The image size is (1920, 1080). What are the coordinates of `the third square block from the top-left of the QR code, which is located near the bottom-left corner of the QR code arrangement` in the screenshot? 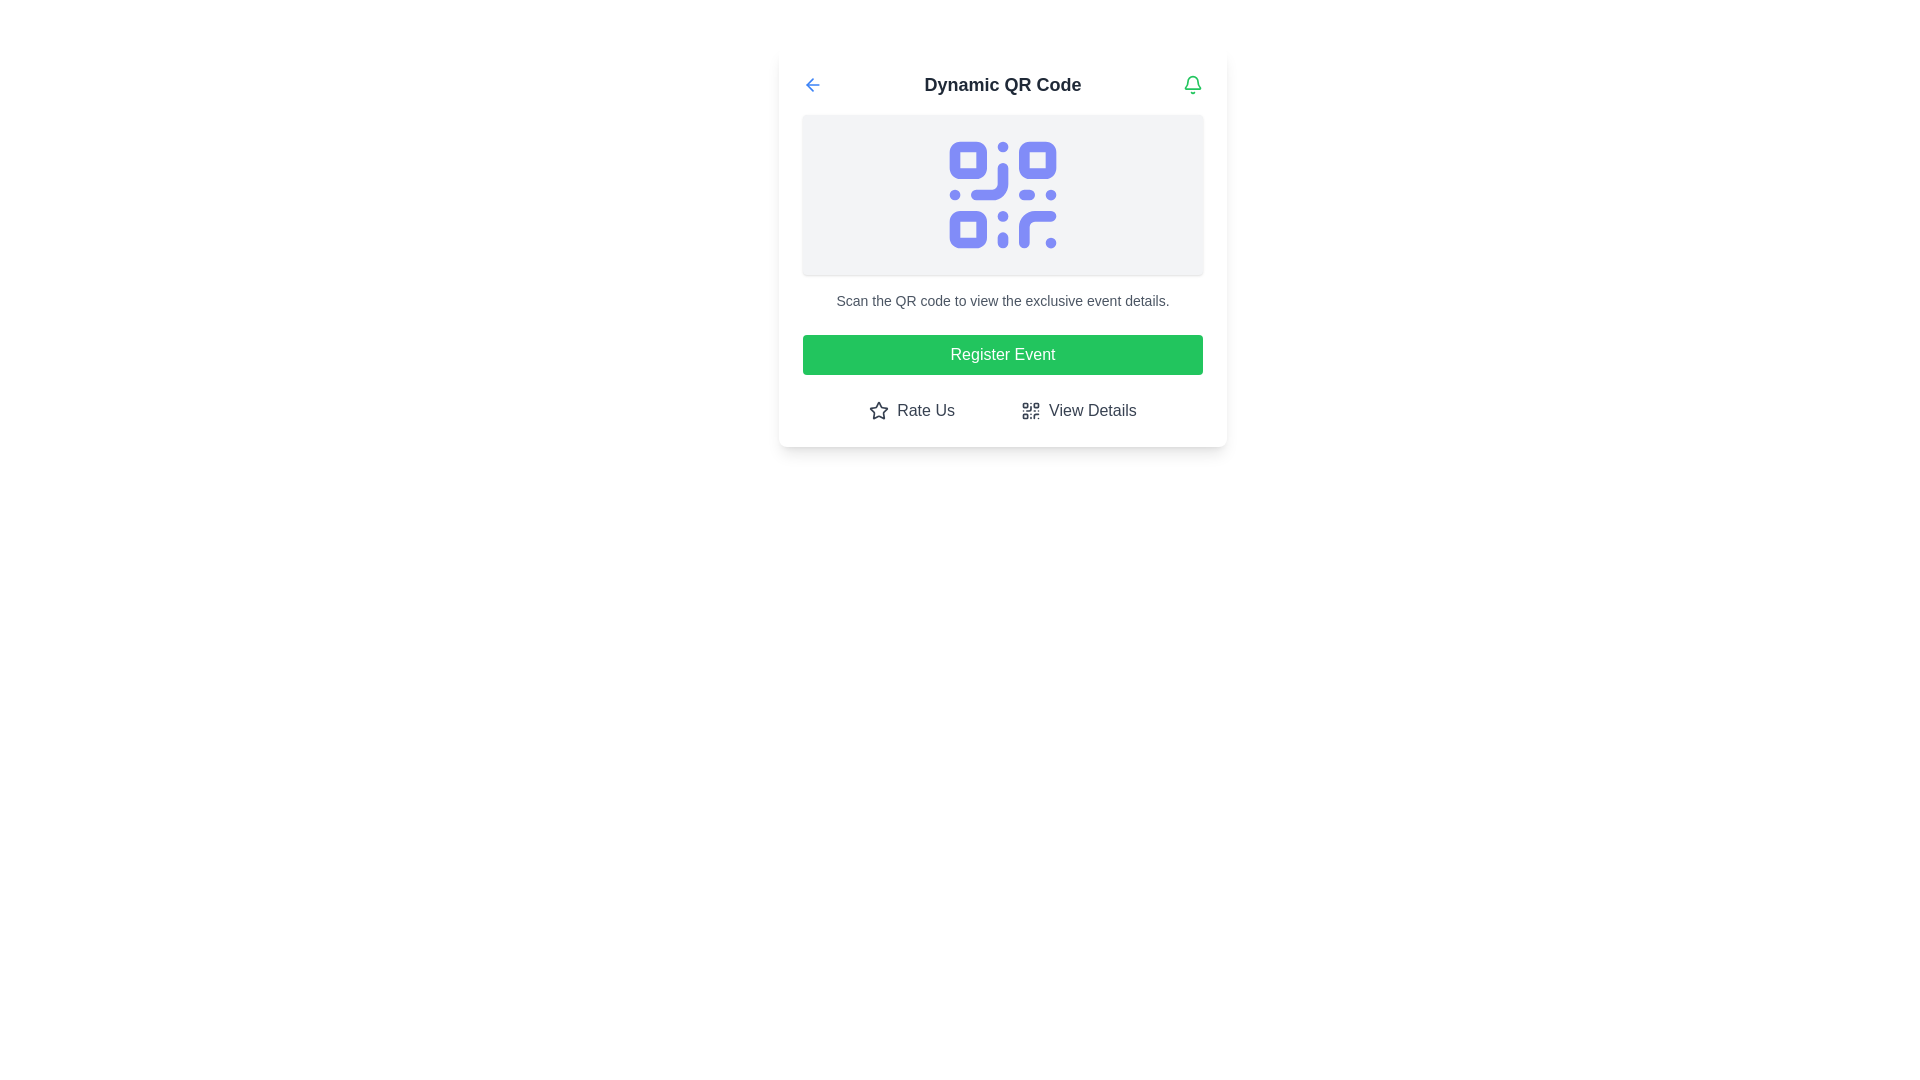 It's located at (968, 228).